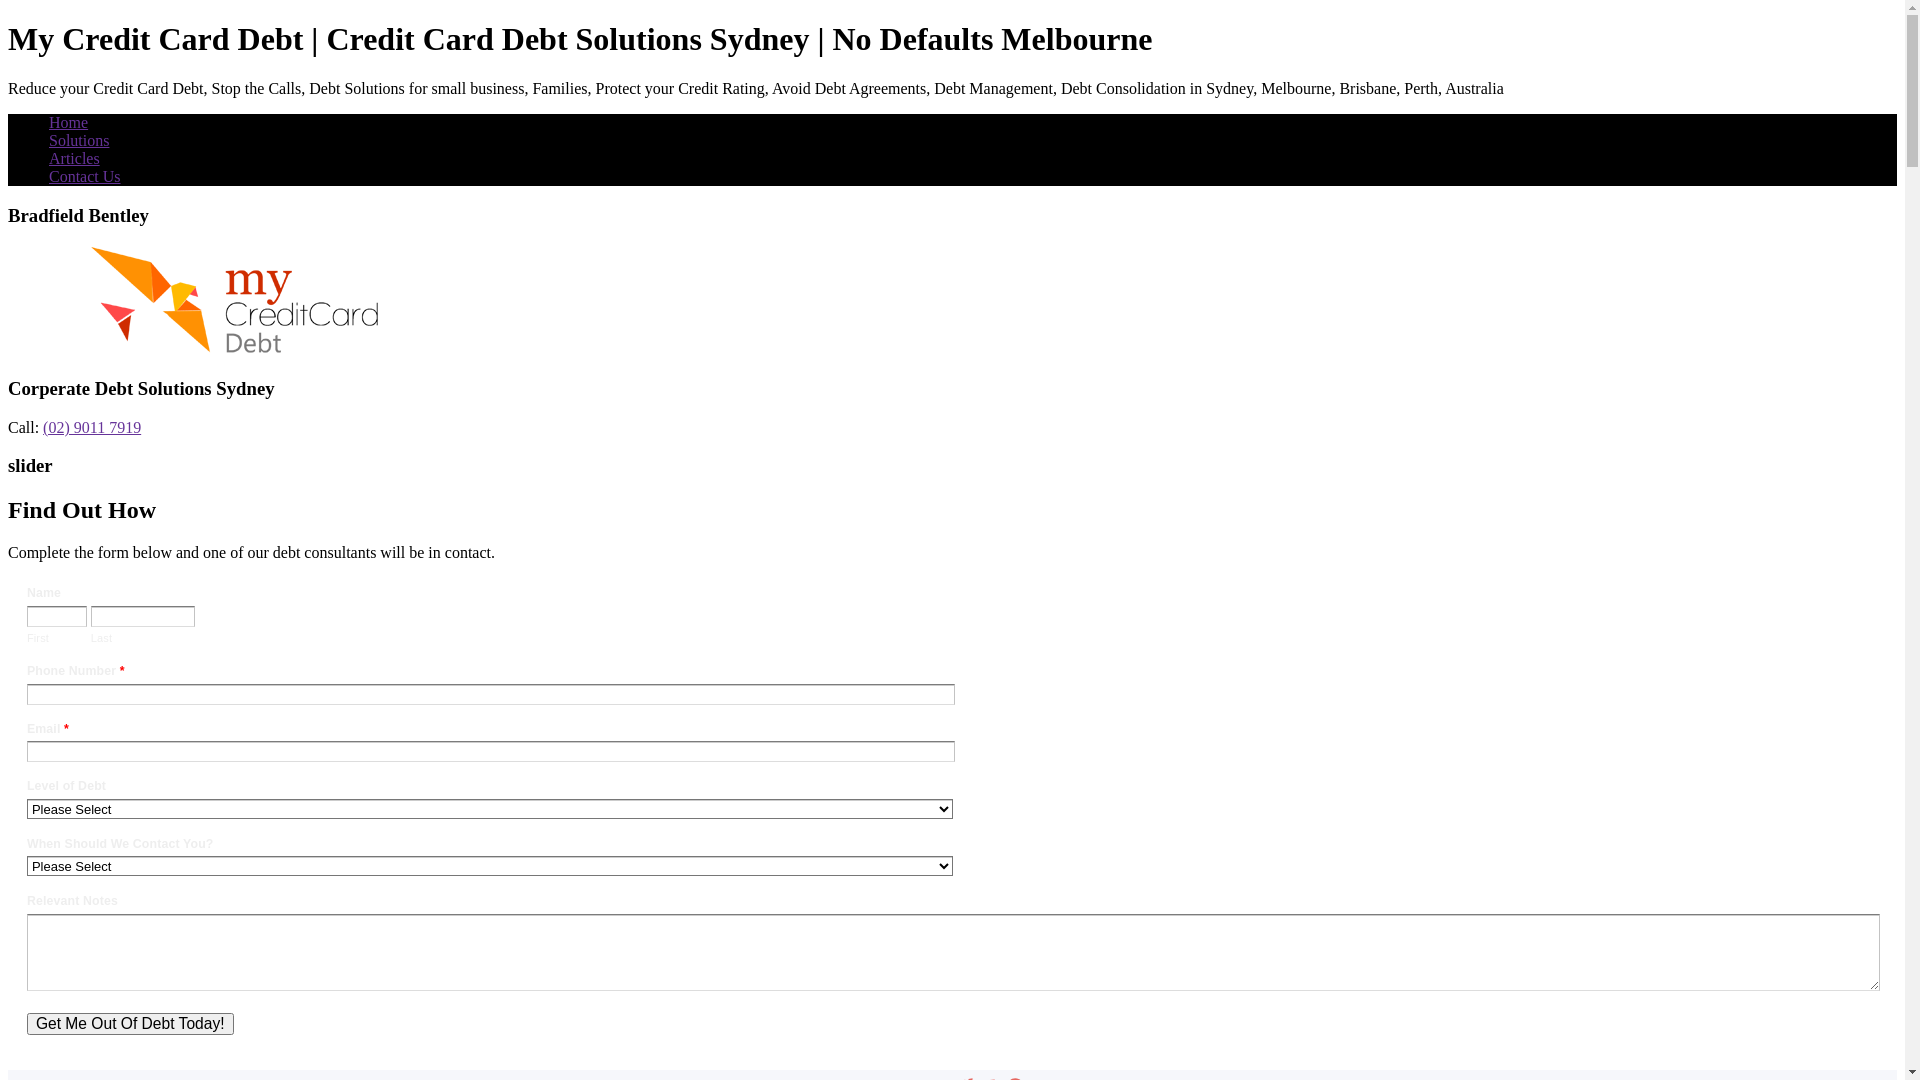 This screenshot has width=1920, height=1080. Describe the element at coordinates (90, 426) in the screenshot. I see `'(02) 9011 7919'` at that location.